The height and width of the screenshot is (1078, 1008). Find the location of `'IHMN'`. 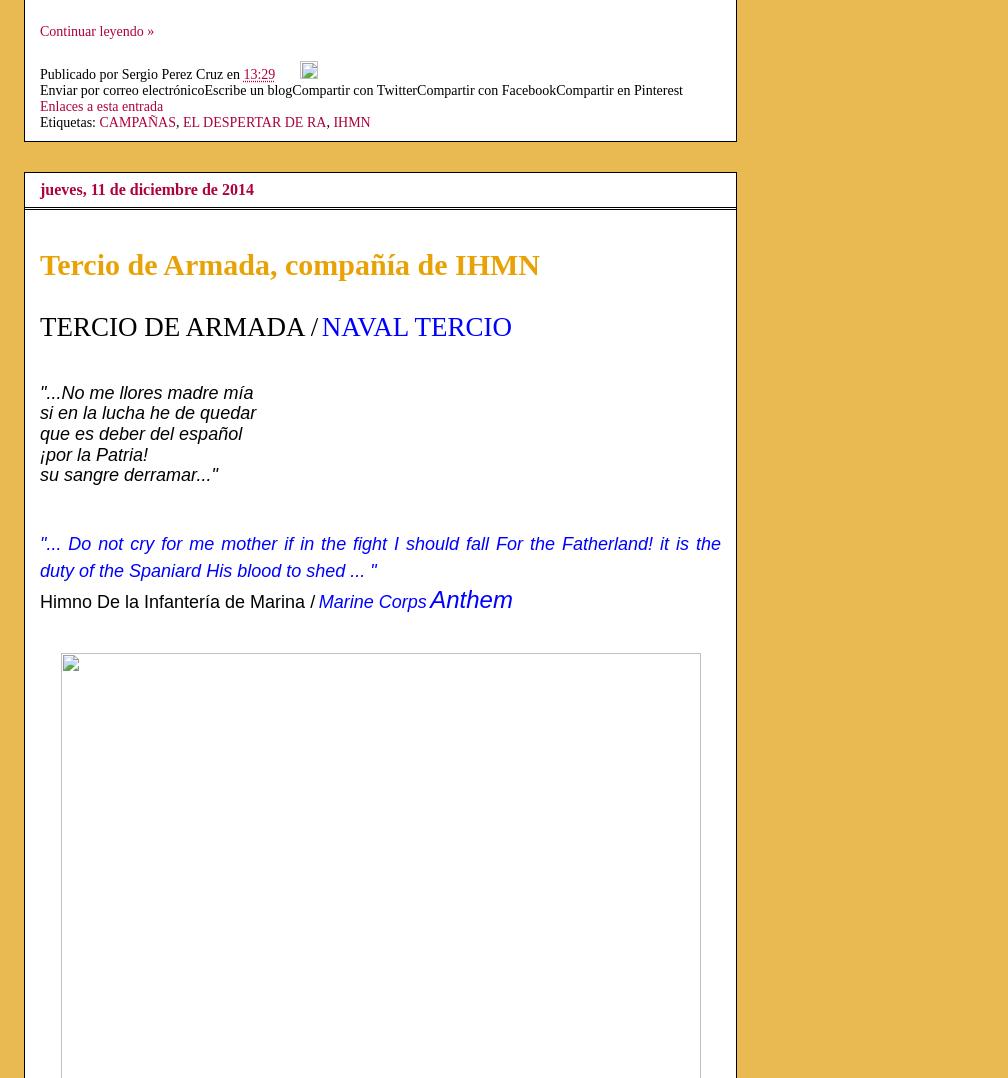

'IHMN' is located at coordinates (351, 122).